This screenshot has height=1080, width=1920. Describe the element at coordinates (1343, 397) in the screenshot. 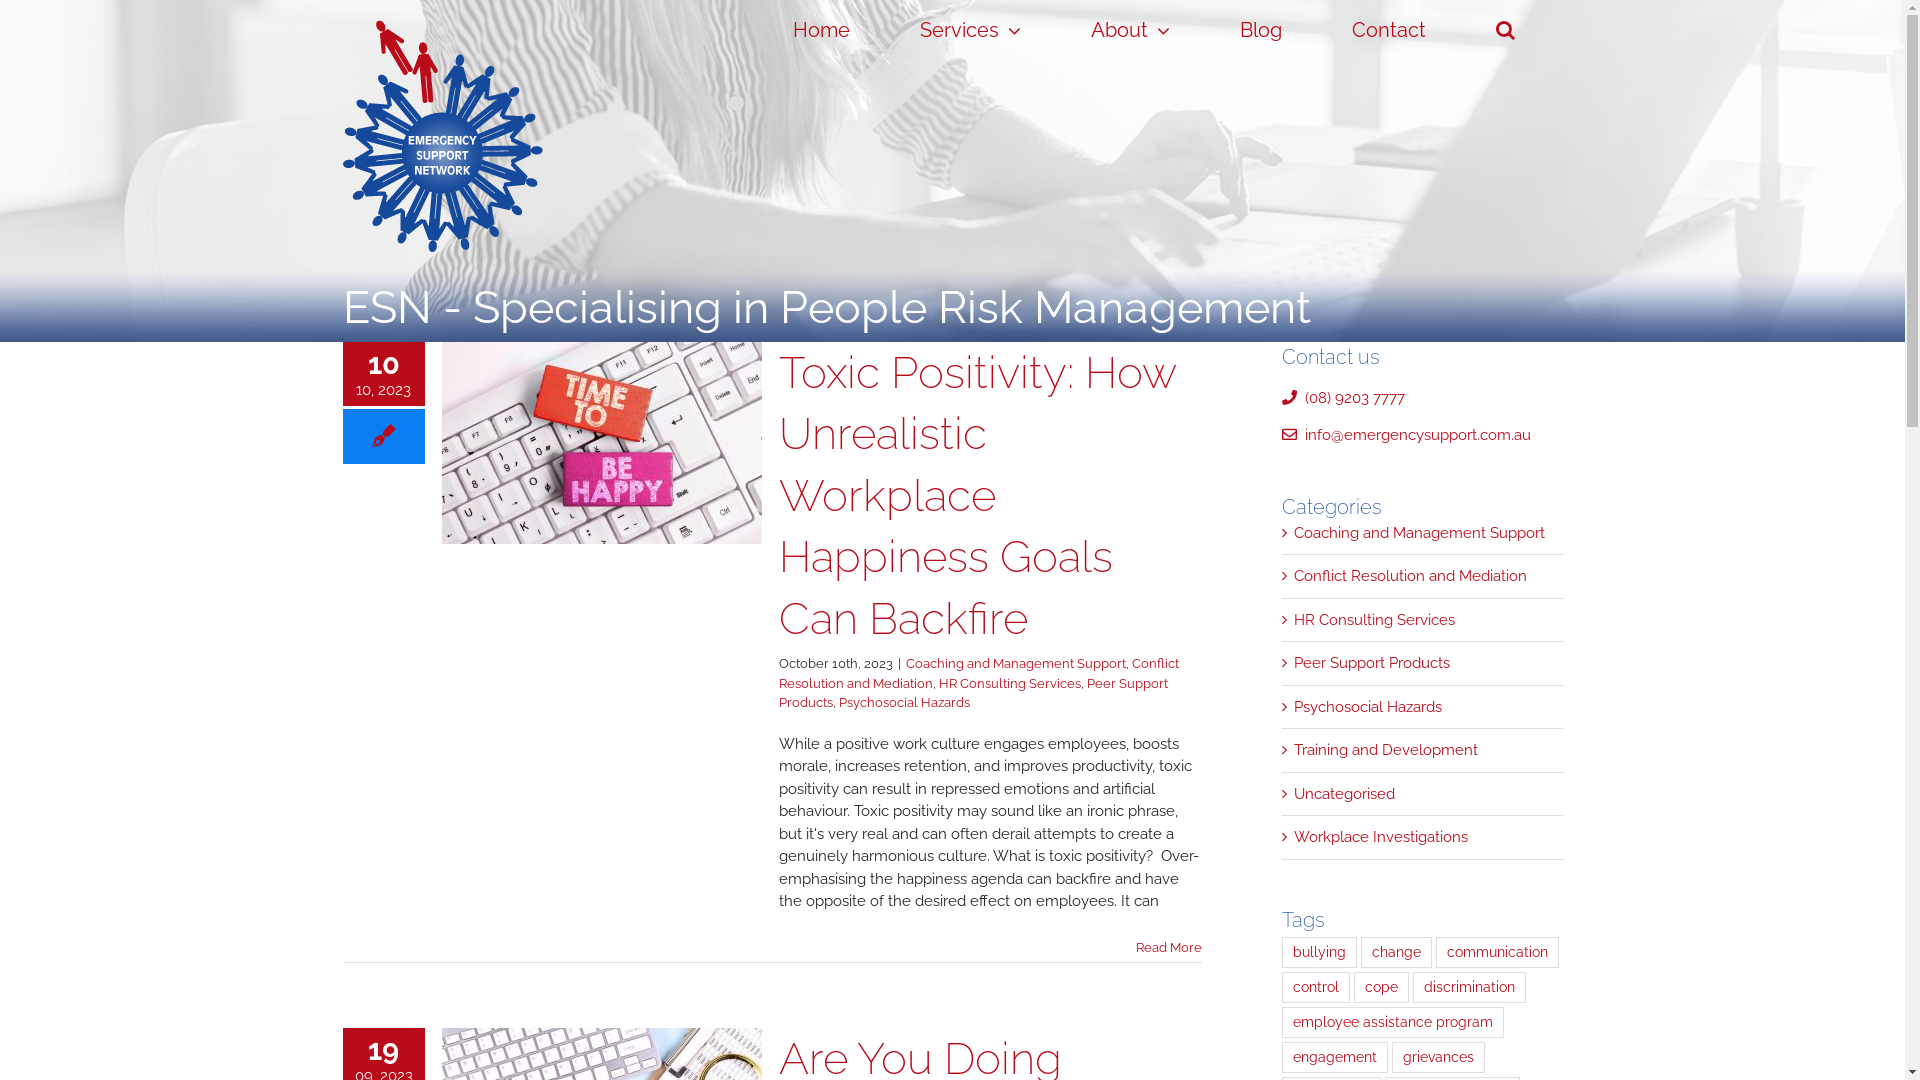

I see `'  (08) 9203 7777'` at that location.